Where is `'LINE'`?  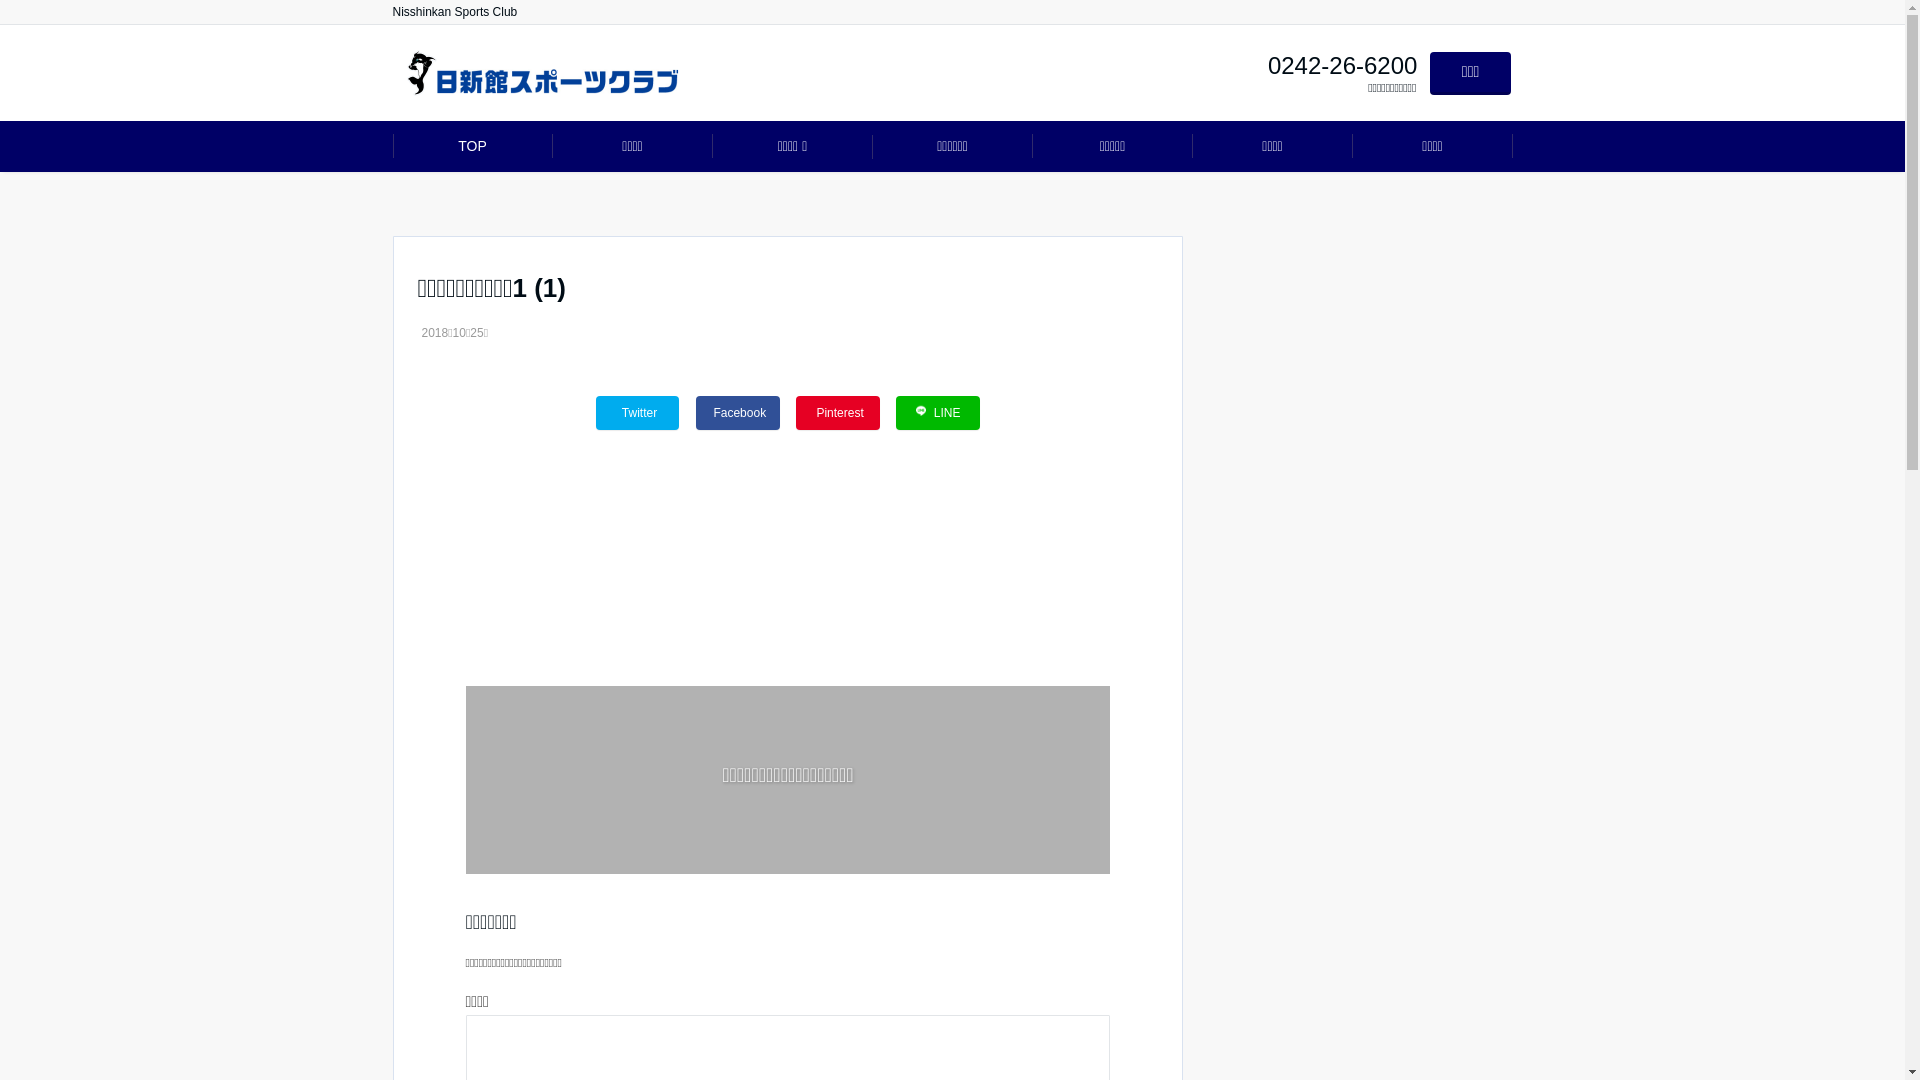 'LINE' is located at coordinates (895, 411).